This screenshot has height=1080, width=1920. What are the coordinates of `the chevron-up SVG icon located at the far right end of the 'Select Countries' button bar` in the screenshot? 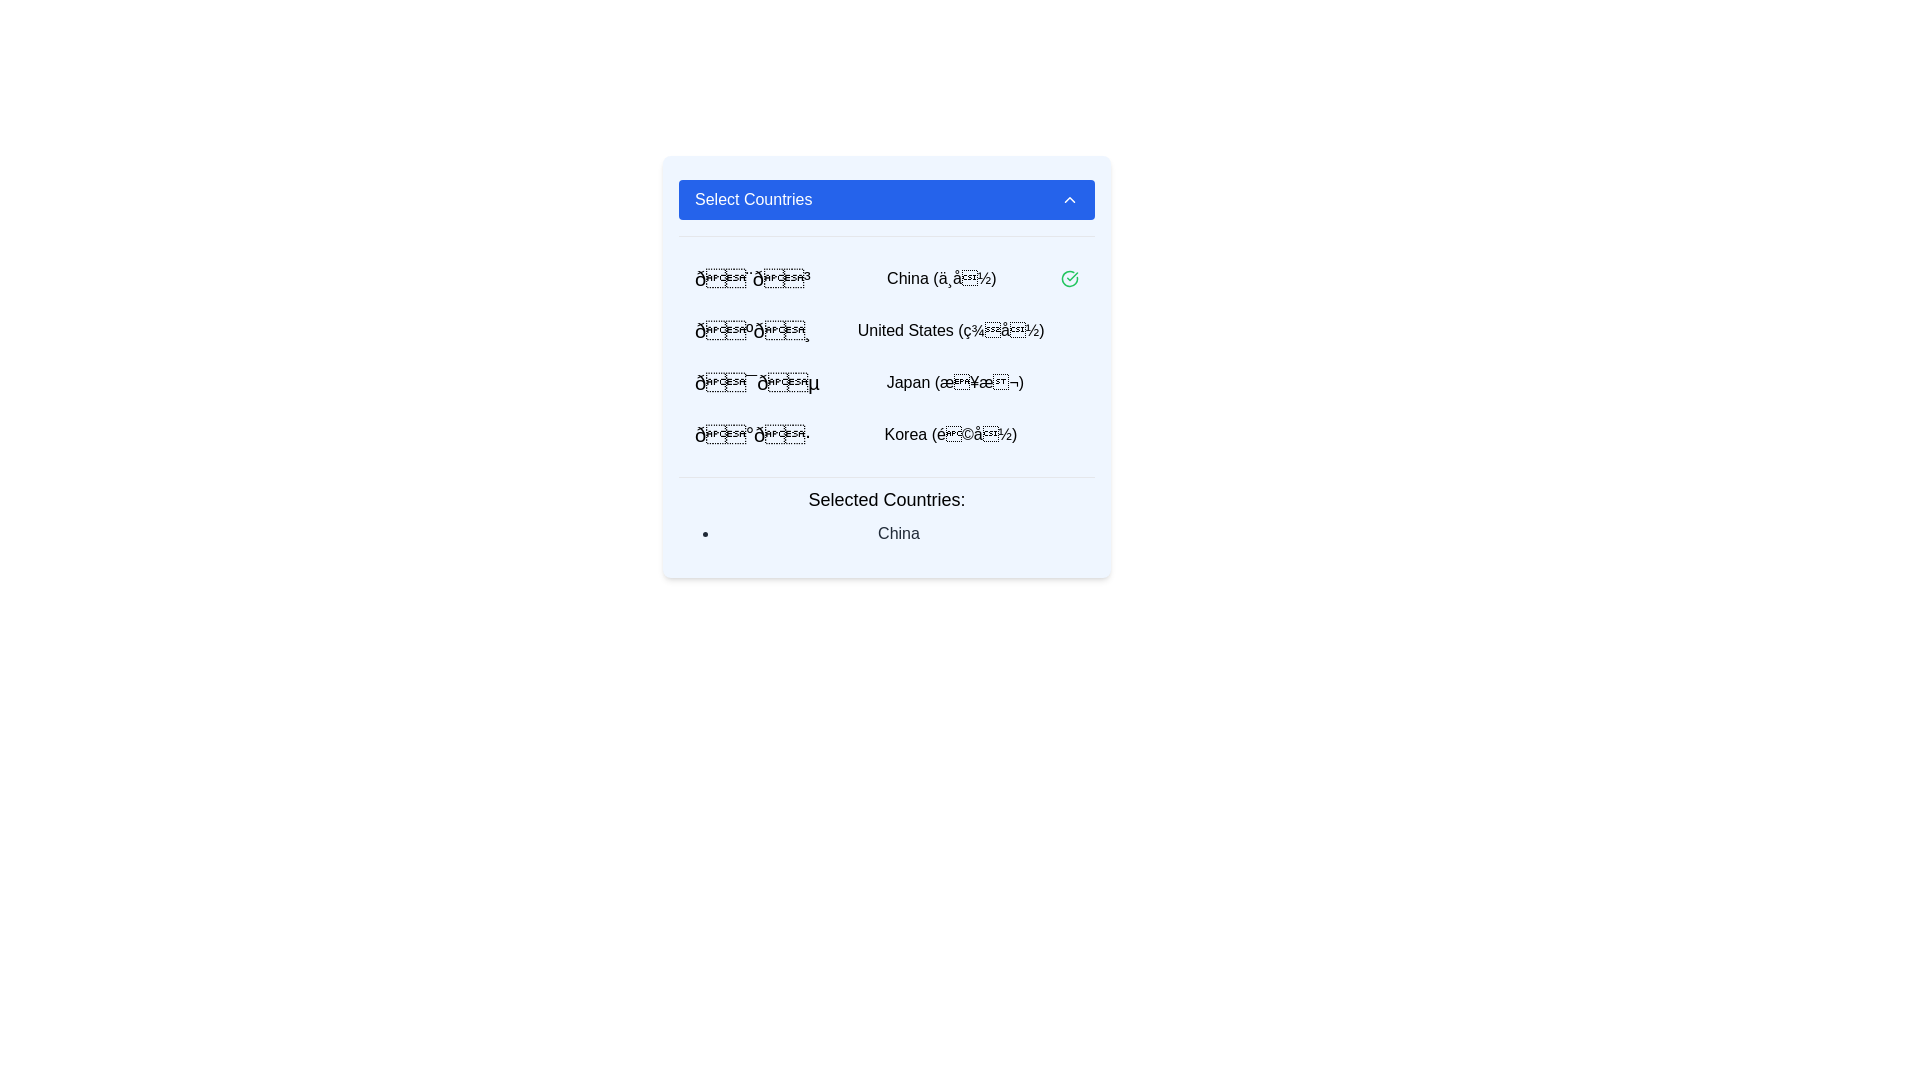 It's located at (1069, 200).